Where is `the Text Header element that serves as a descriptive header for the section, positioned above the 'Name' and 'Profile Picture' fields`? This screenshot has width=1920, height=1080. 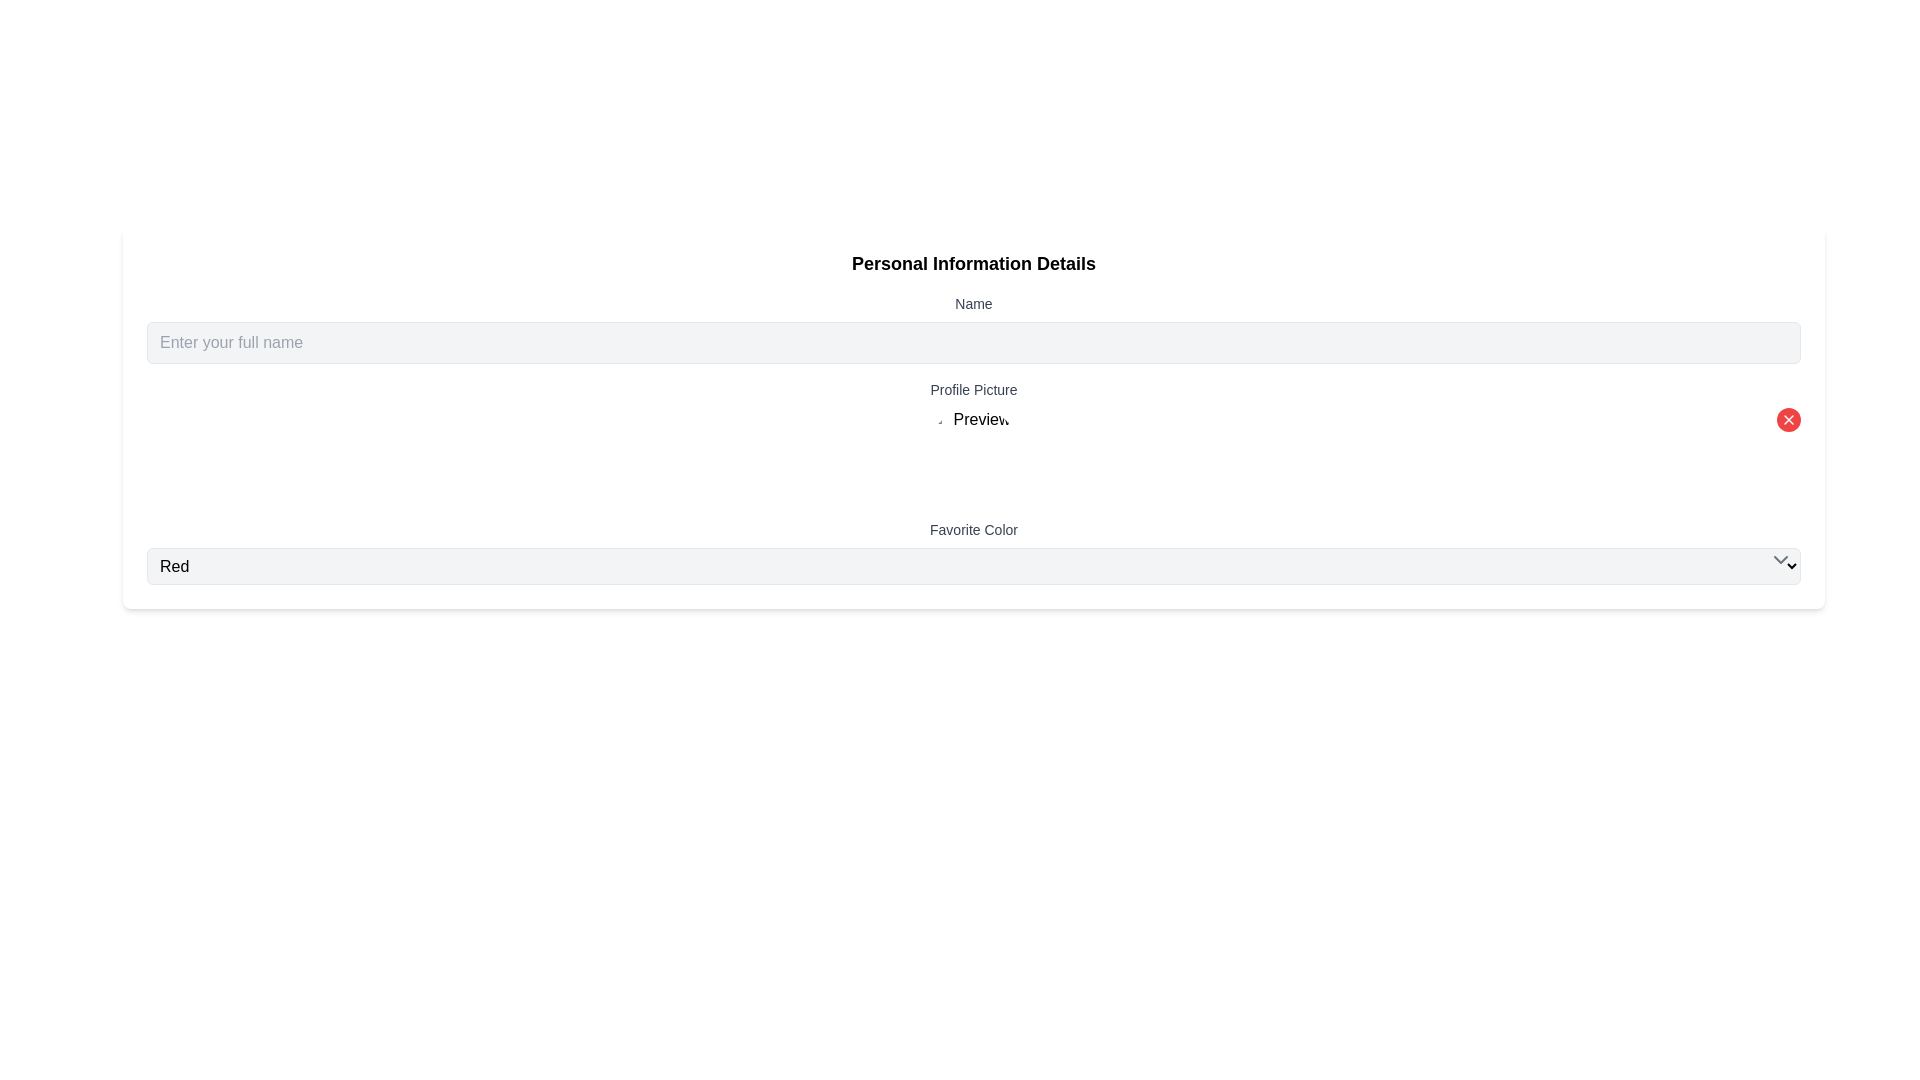 the Text Header element that serves as a descriptive header for the section, positioned above the 'Name' and 'Profile Picture' fields is located at coordinates (974, 262).